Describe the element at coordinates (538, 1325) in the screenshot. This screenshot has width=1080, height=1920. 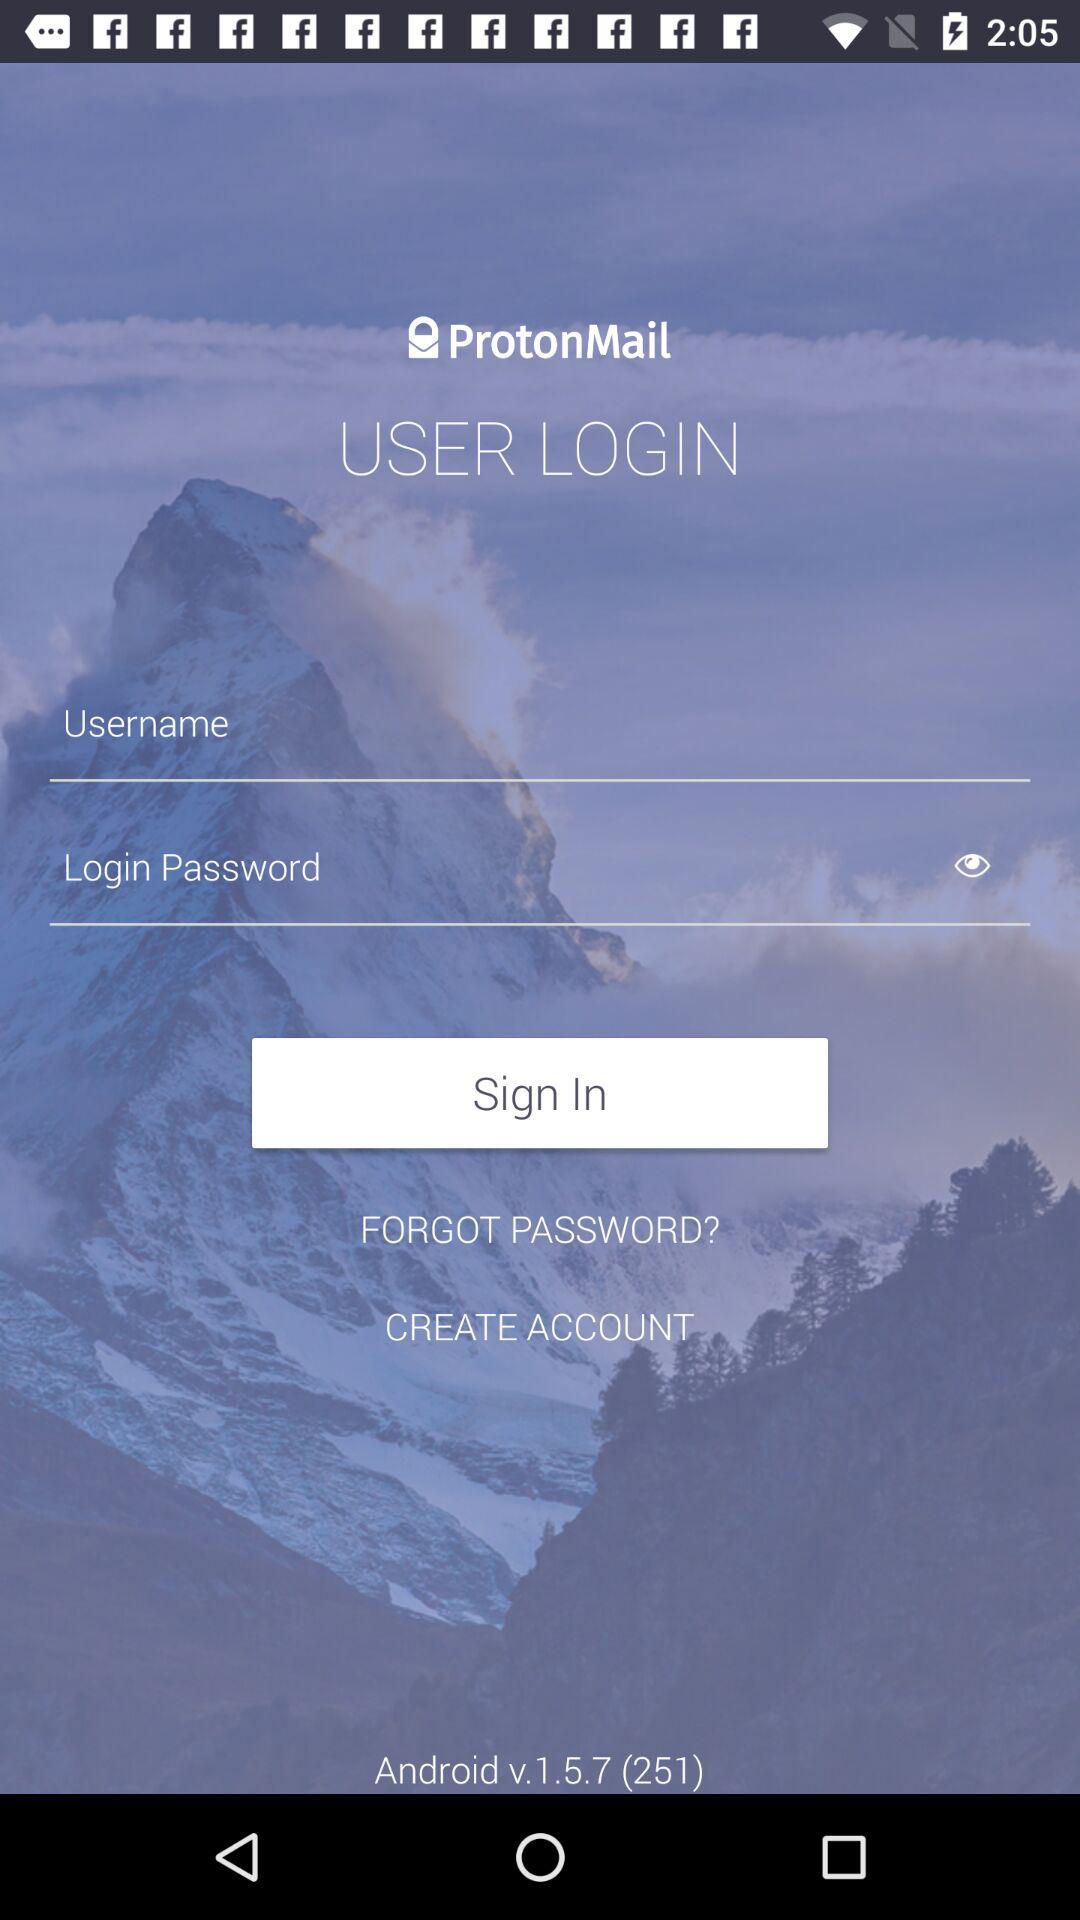
I see `the item above the android v 1 icon` at that location.